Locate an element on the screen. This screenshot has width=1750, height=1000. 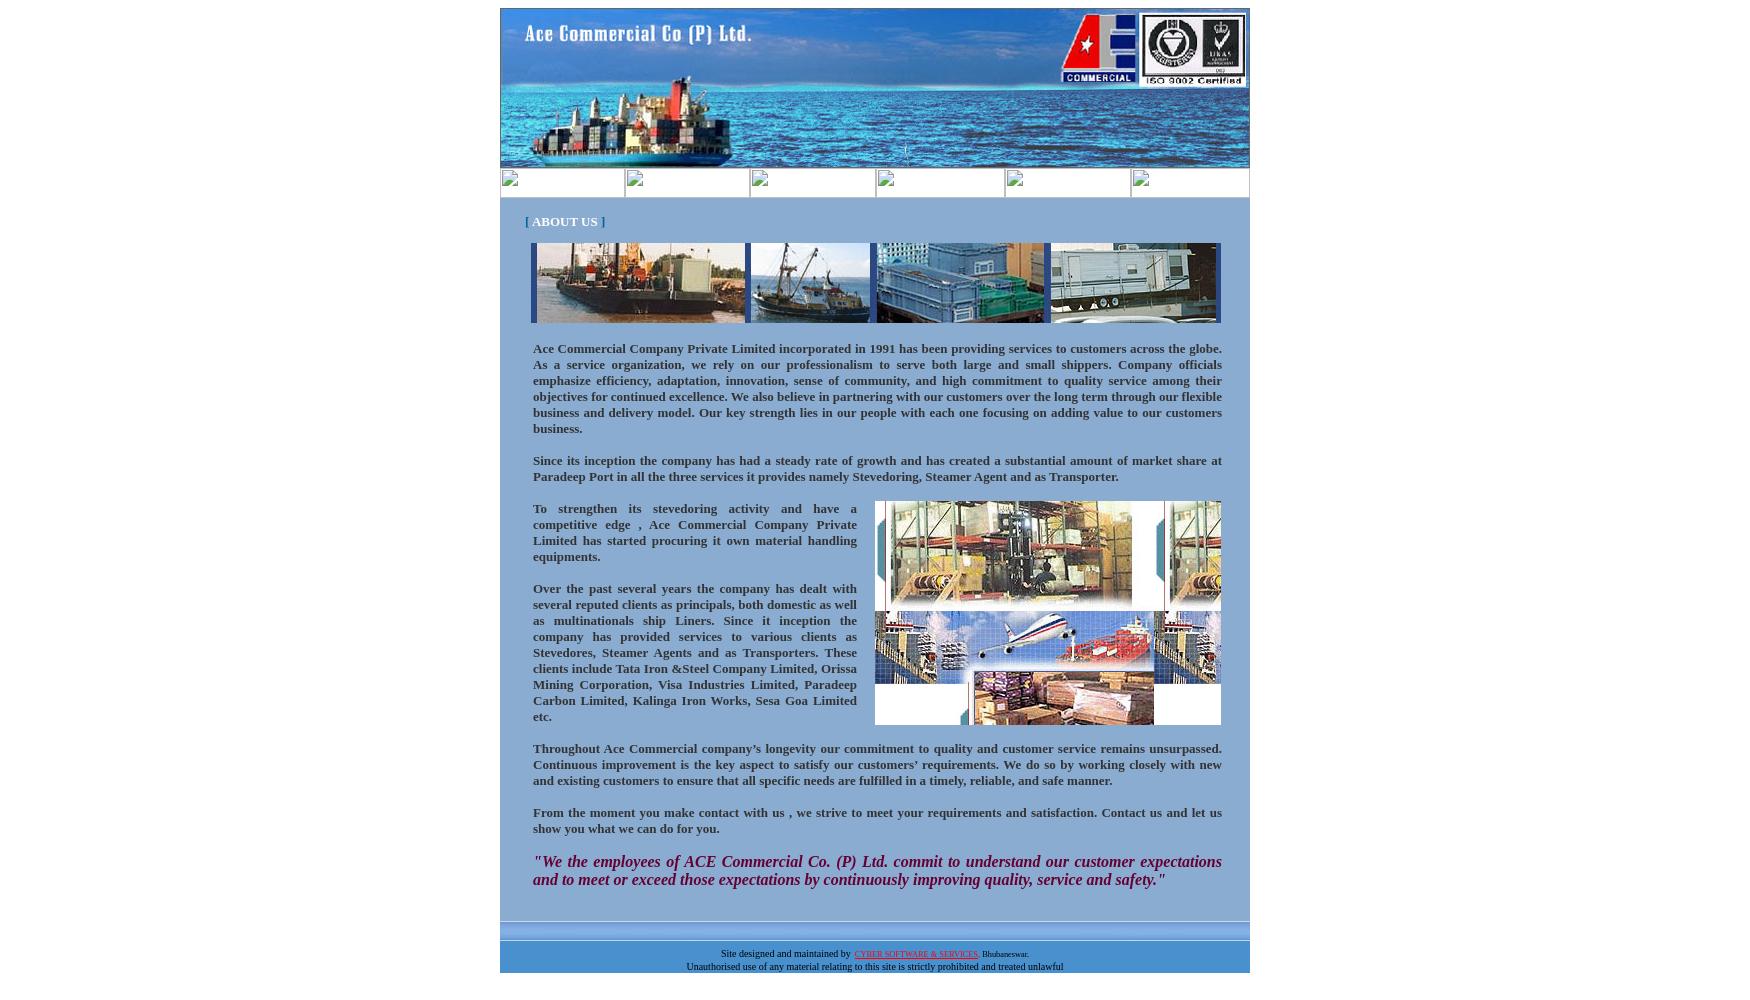
'To 
                    strengthen its stevedoring activity and have a competitive 
                    edge , Ace Commercial Company Private Limited has started 
                    procuring it own material handling equipments.' is located at coordinates (694, 532).